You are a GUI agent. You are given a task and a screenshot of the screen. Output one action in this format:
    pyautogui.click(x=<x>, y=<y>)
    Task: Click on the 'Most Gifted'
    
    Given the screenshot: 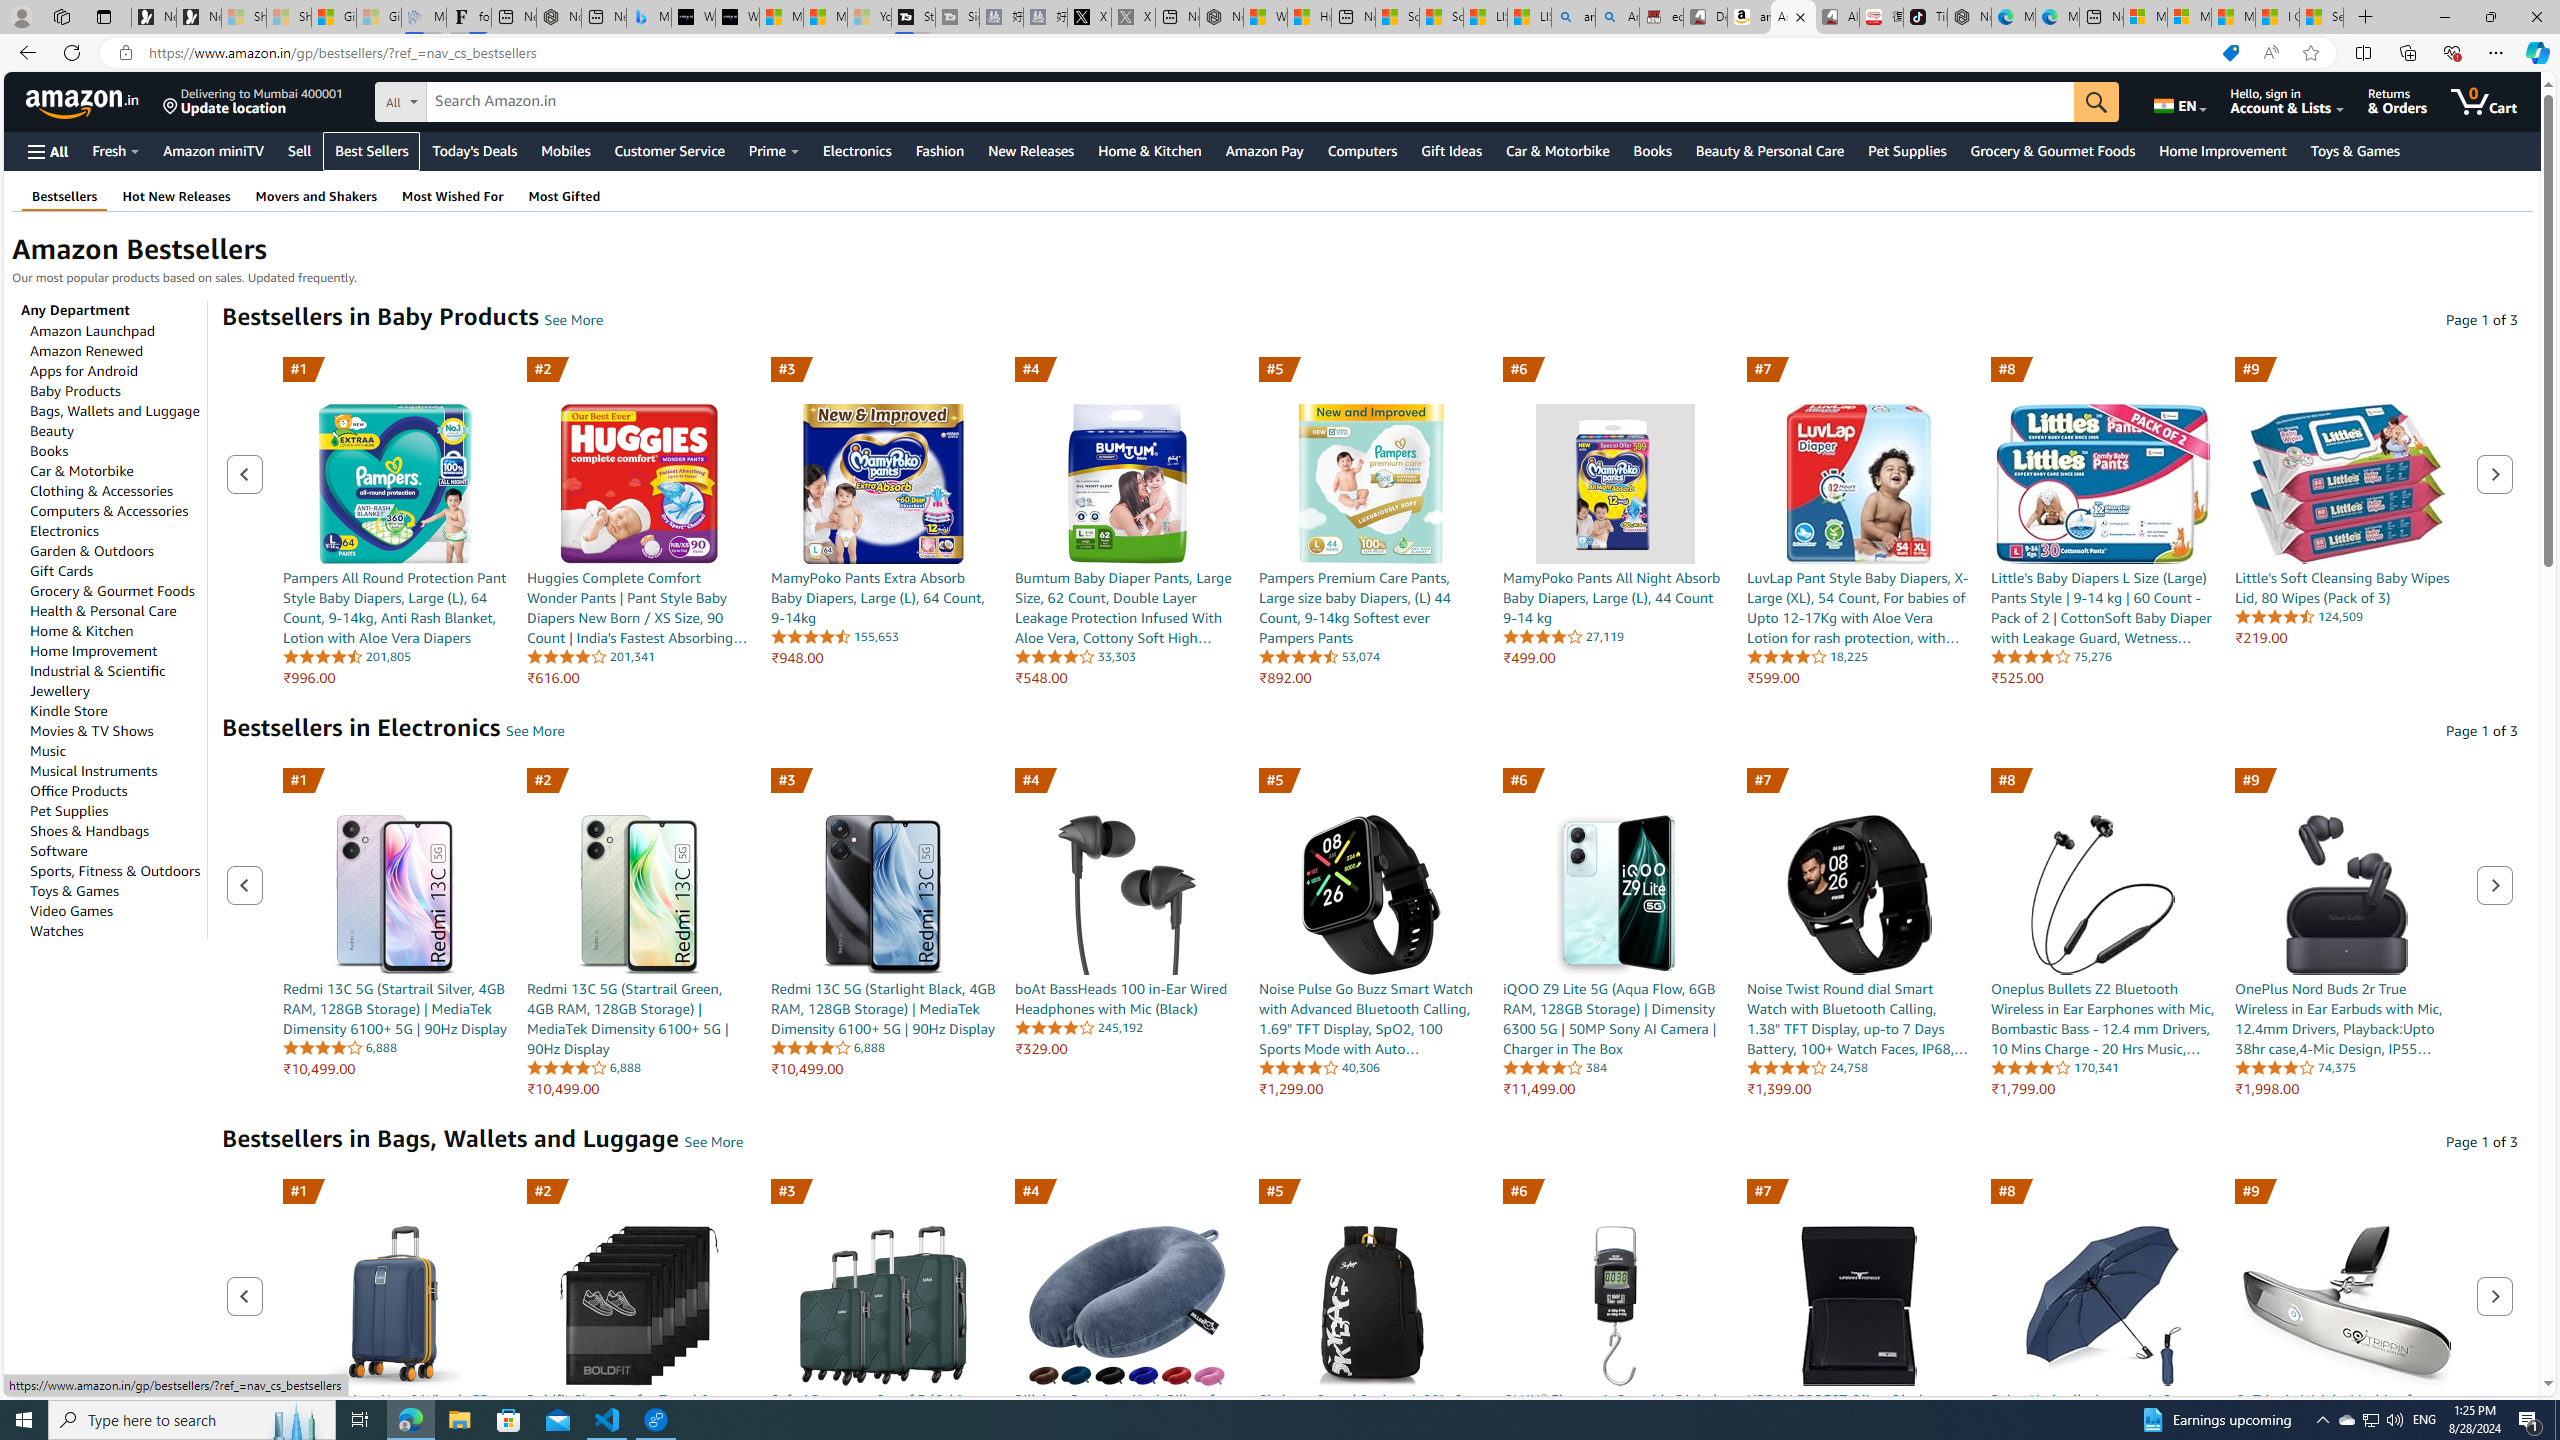 What is the action you would take?
    pyautogui.click(x=563, y=195)
    